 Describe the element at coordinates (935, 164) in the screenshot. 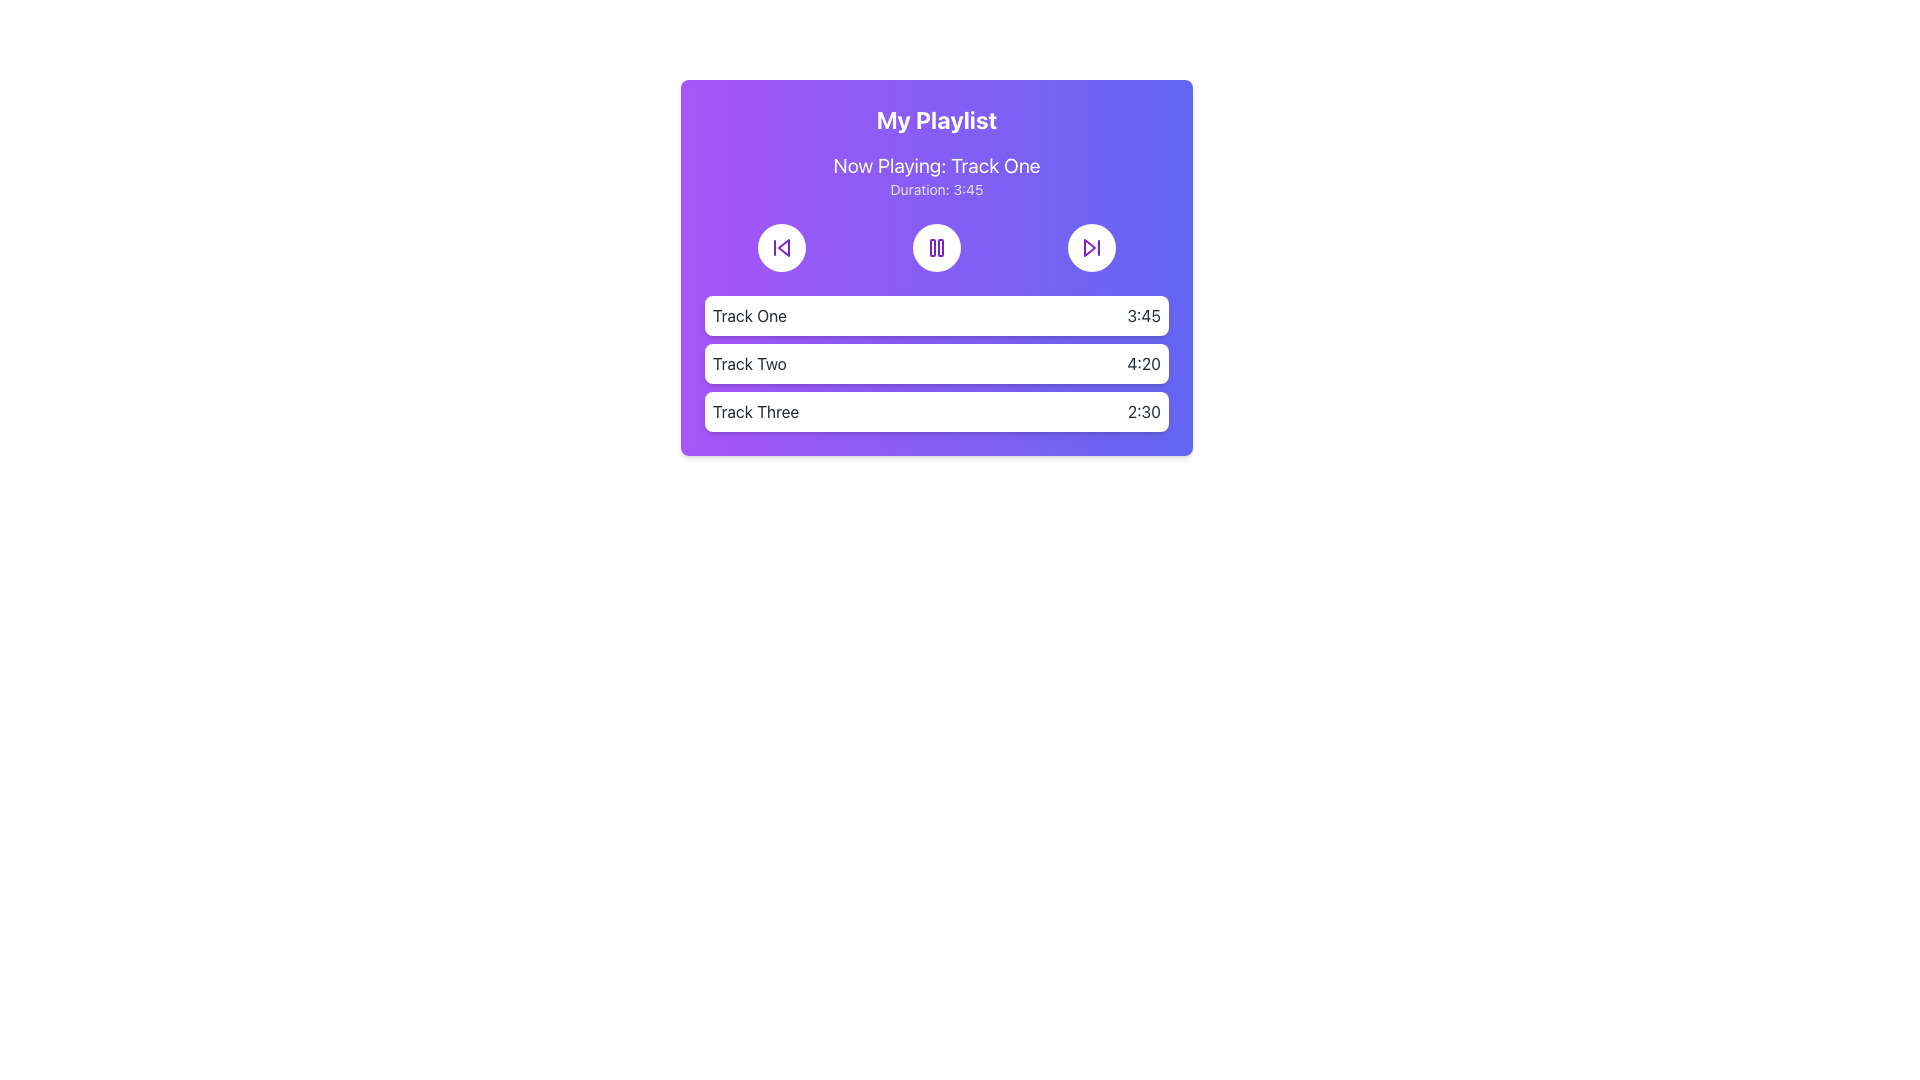

I see `the text element displaying the currently playing track title, located under 'My Playlist' and above the duration text` at that location.